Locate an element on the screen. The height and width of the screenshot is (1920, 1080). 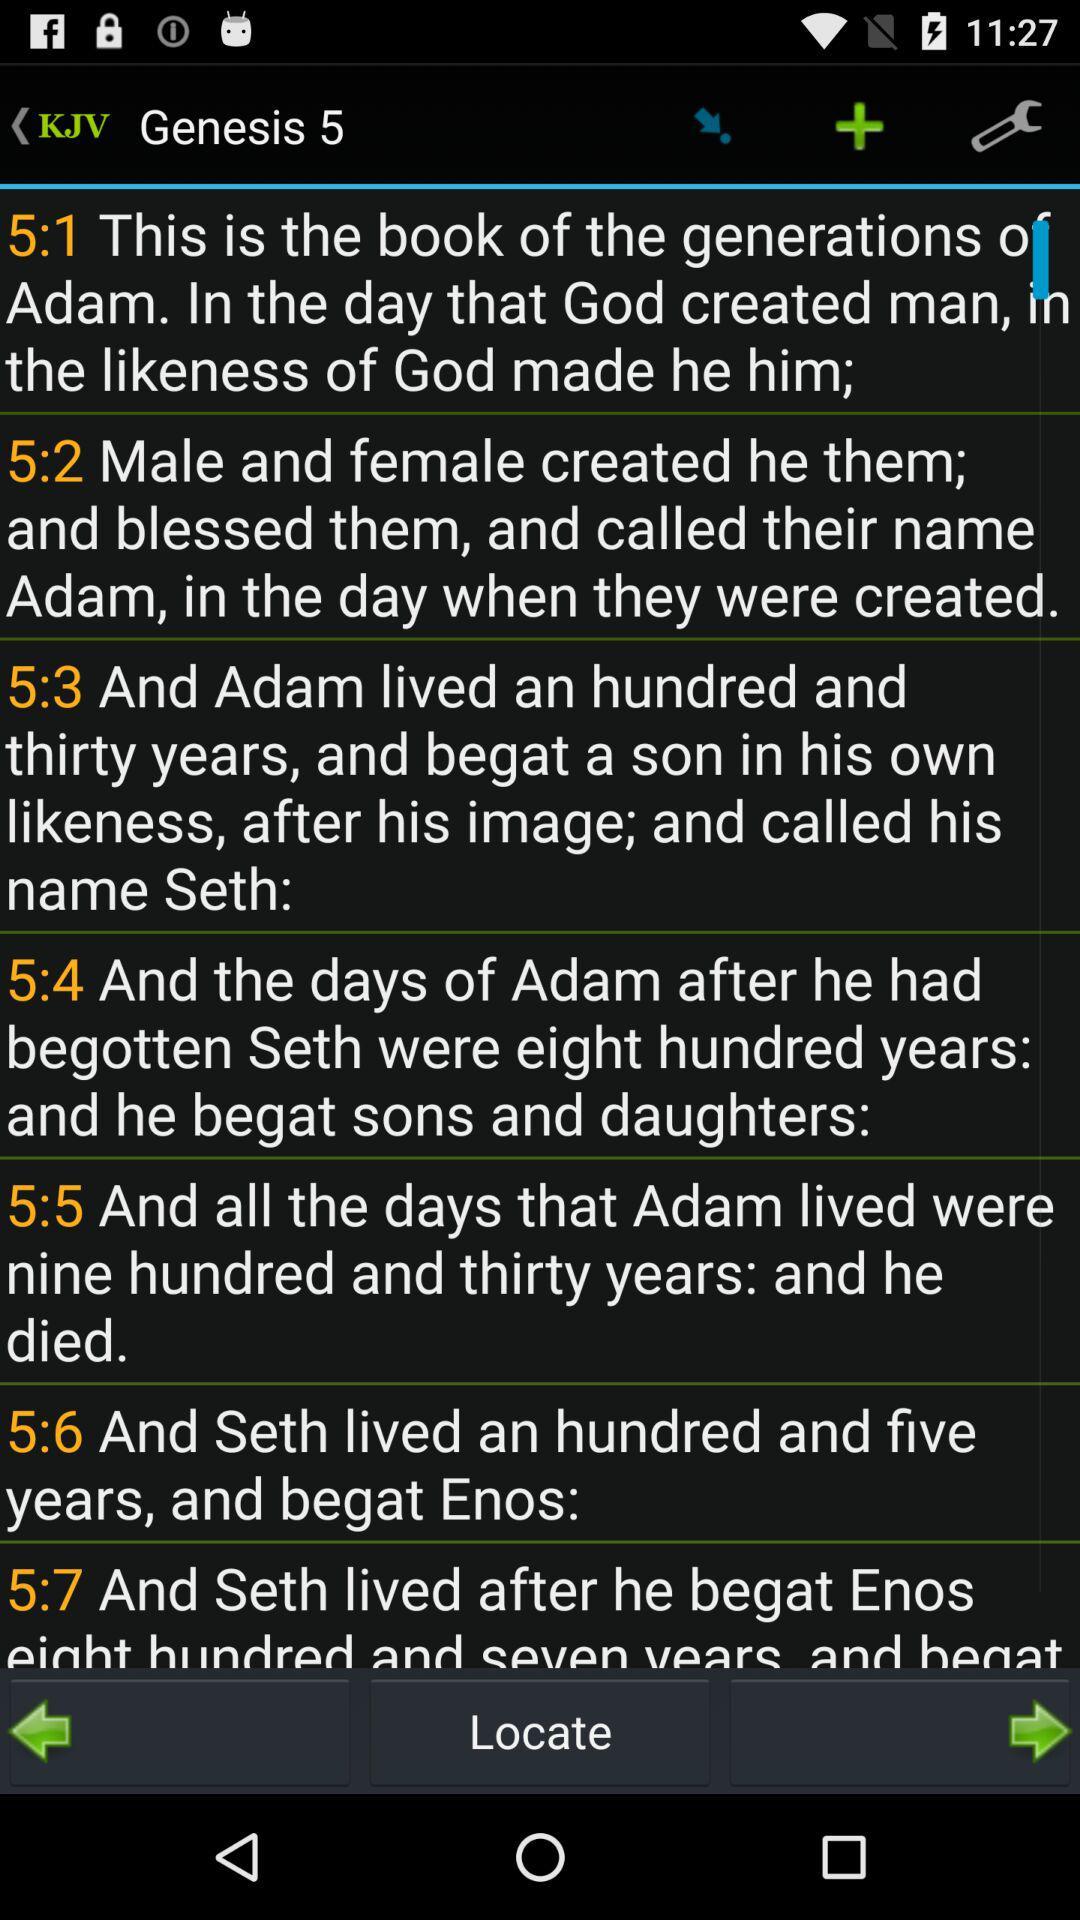
icon at the bottom left corner is located at coordinates (180, 1730).